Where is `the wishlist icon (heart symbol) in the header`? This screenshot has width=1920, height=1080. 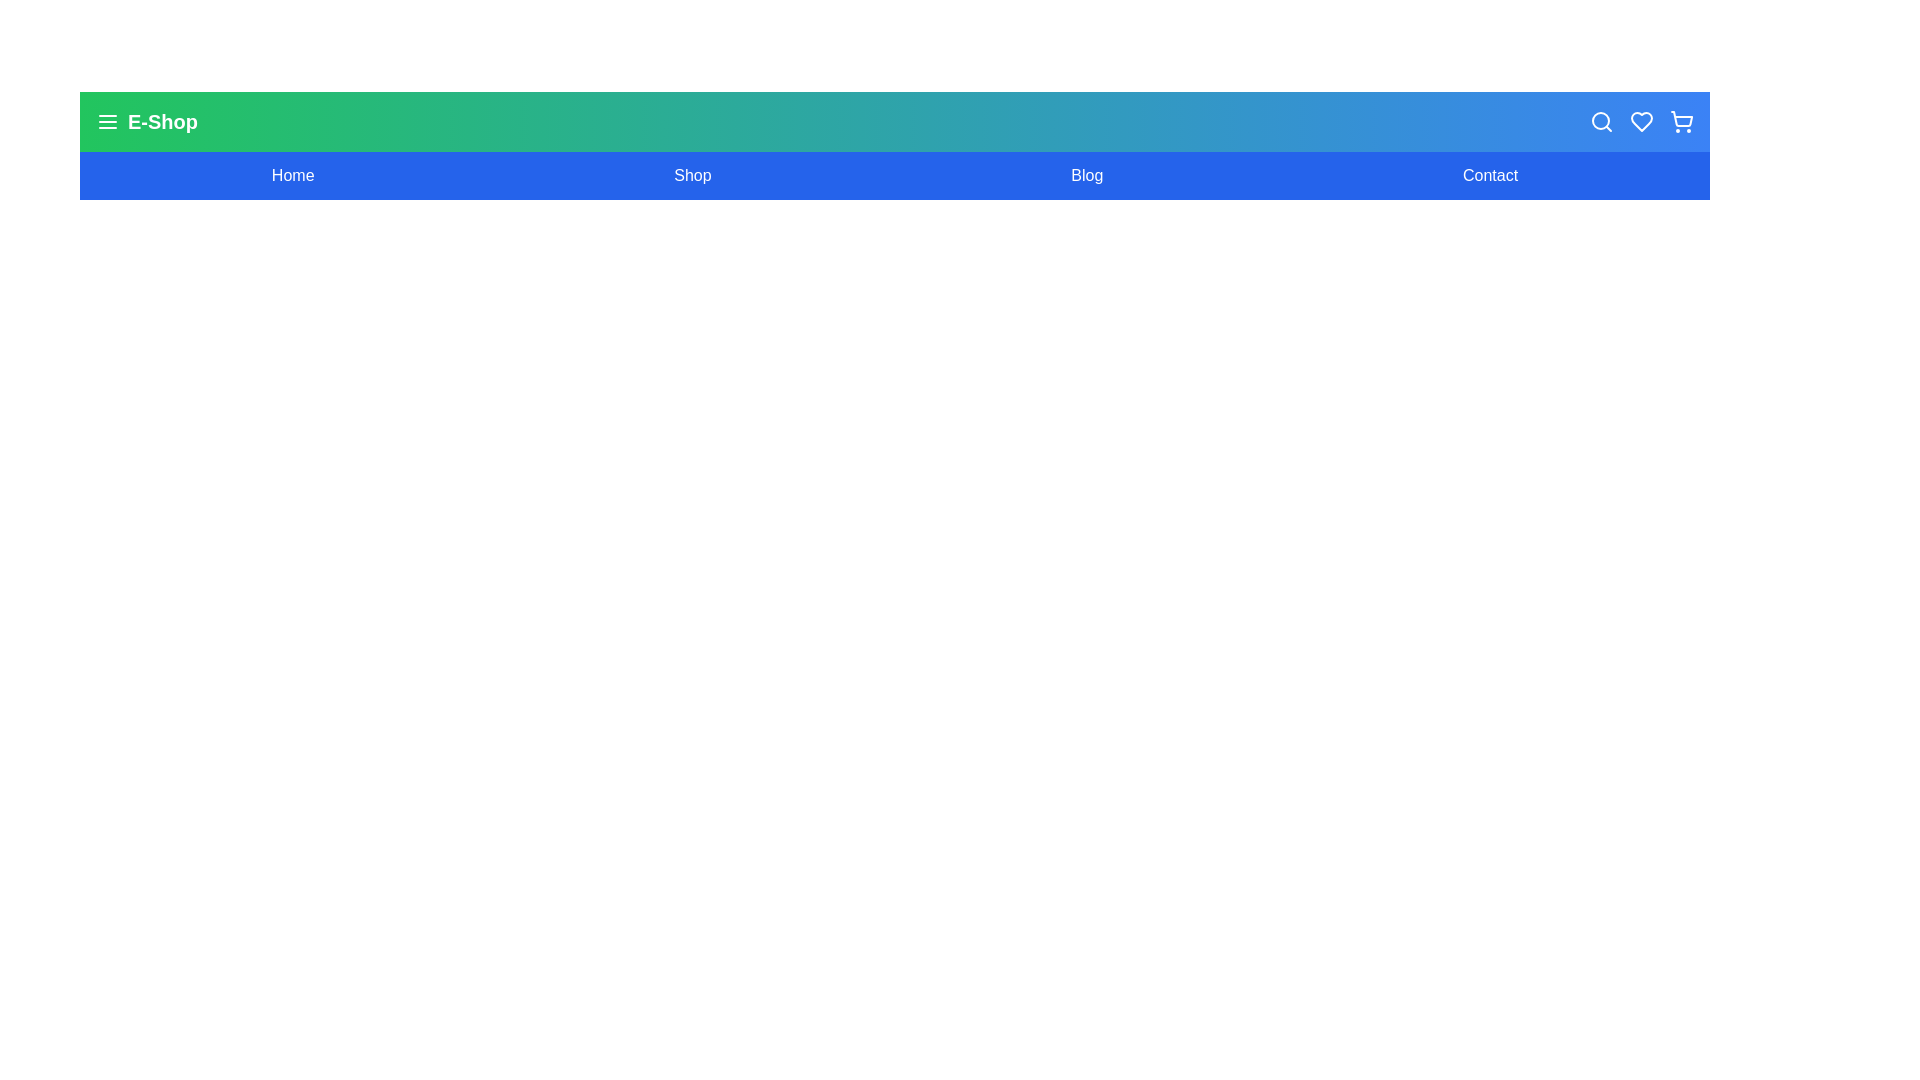 the wishlist icon (heart symbol) in the header is located at coordinates (1641, 122).